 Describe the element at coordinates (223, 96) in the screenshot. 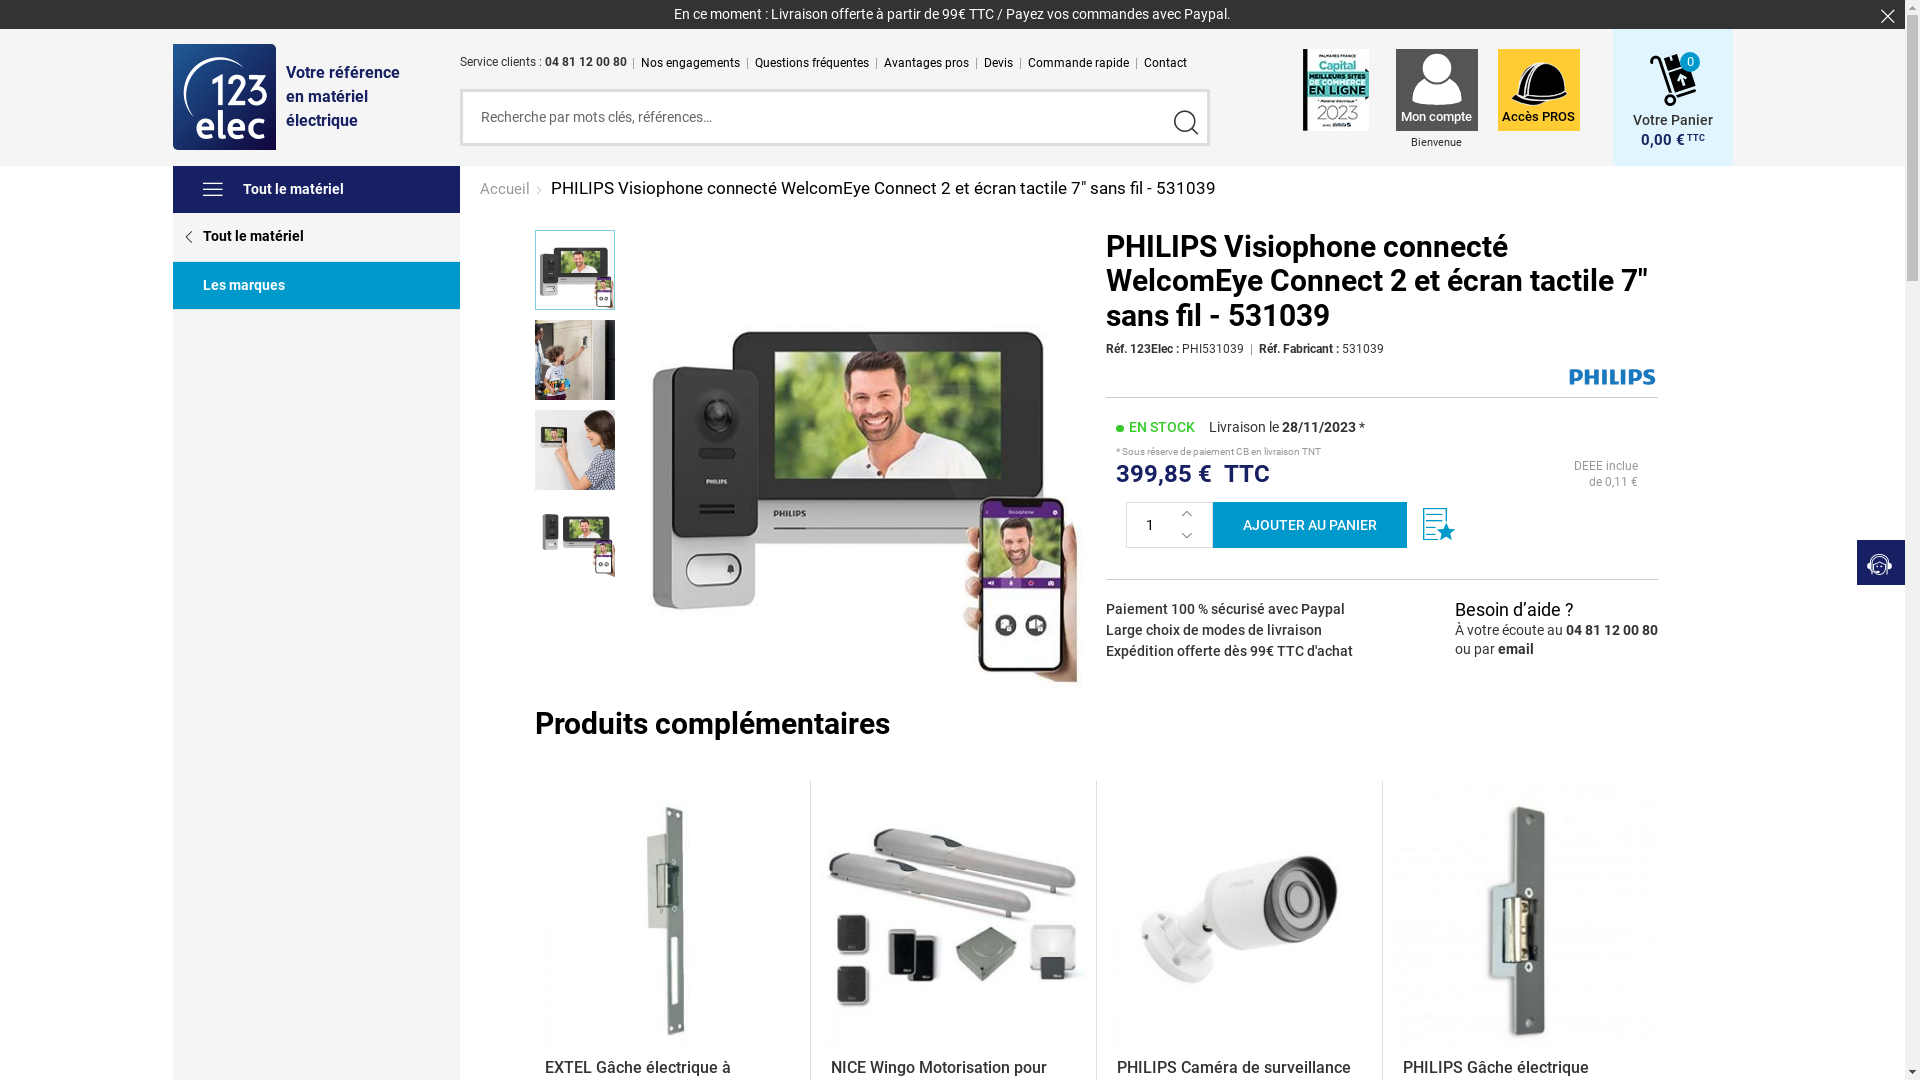

I see `'123elec'` at that location.